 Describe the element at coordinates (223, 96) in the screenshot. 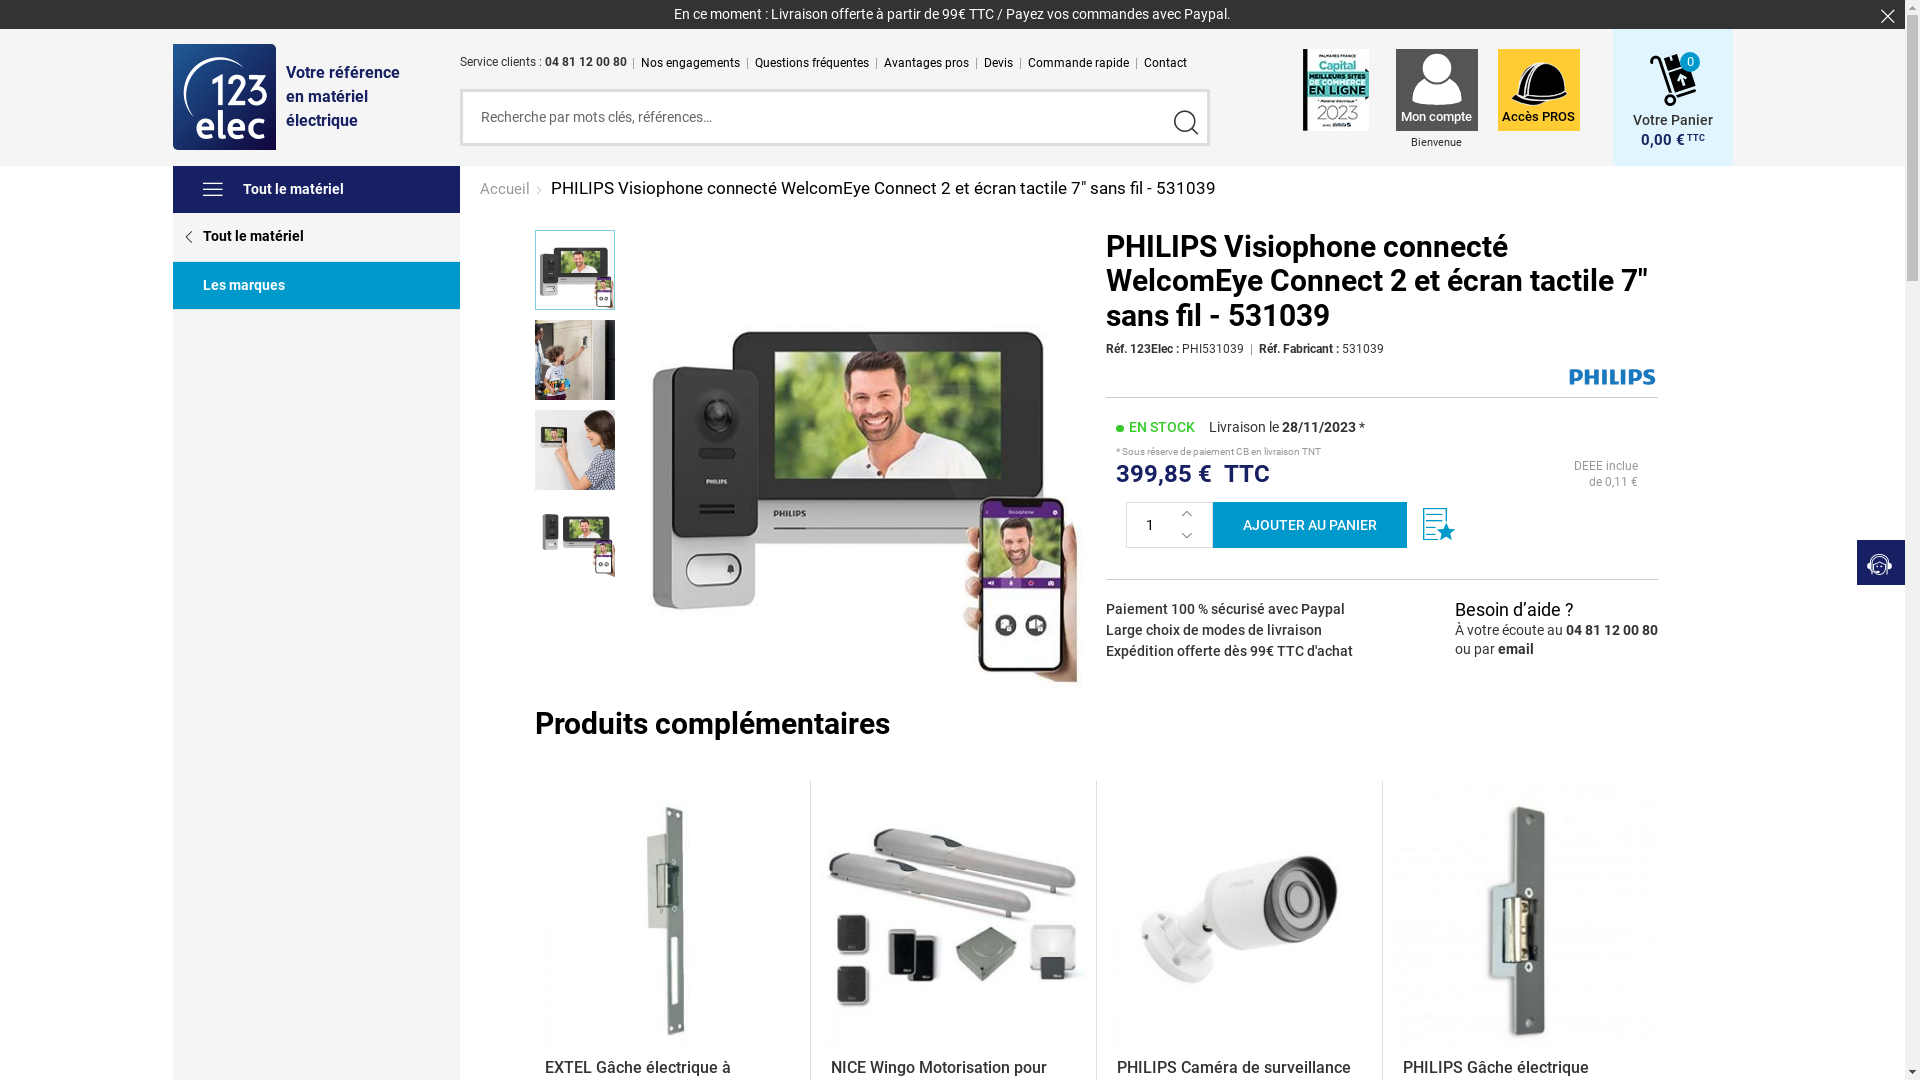

I see `'123elec'` at that location.